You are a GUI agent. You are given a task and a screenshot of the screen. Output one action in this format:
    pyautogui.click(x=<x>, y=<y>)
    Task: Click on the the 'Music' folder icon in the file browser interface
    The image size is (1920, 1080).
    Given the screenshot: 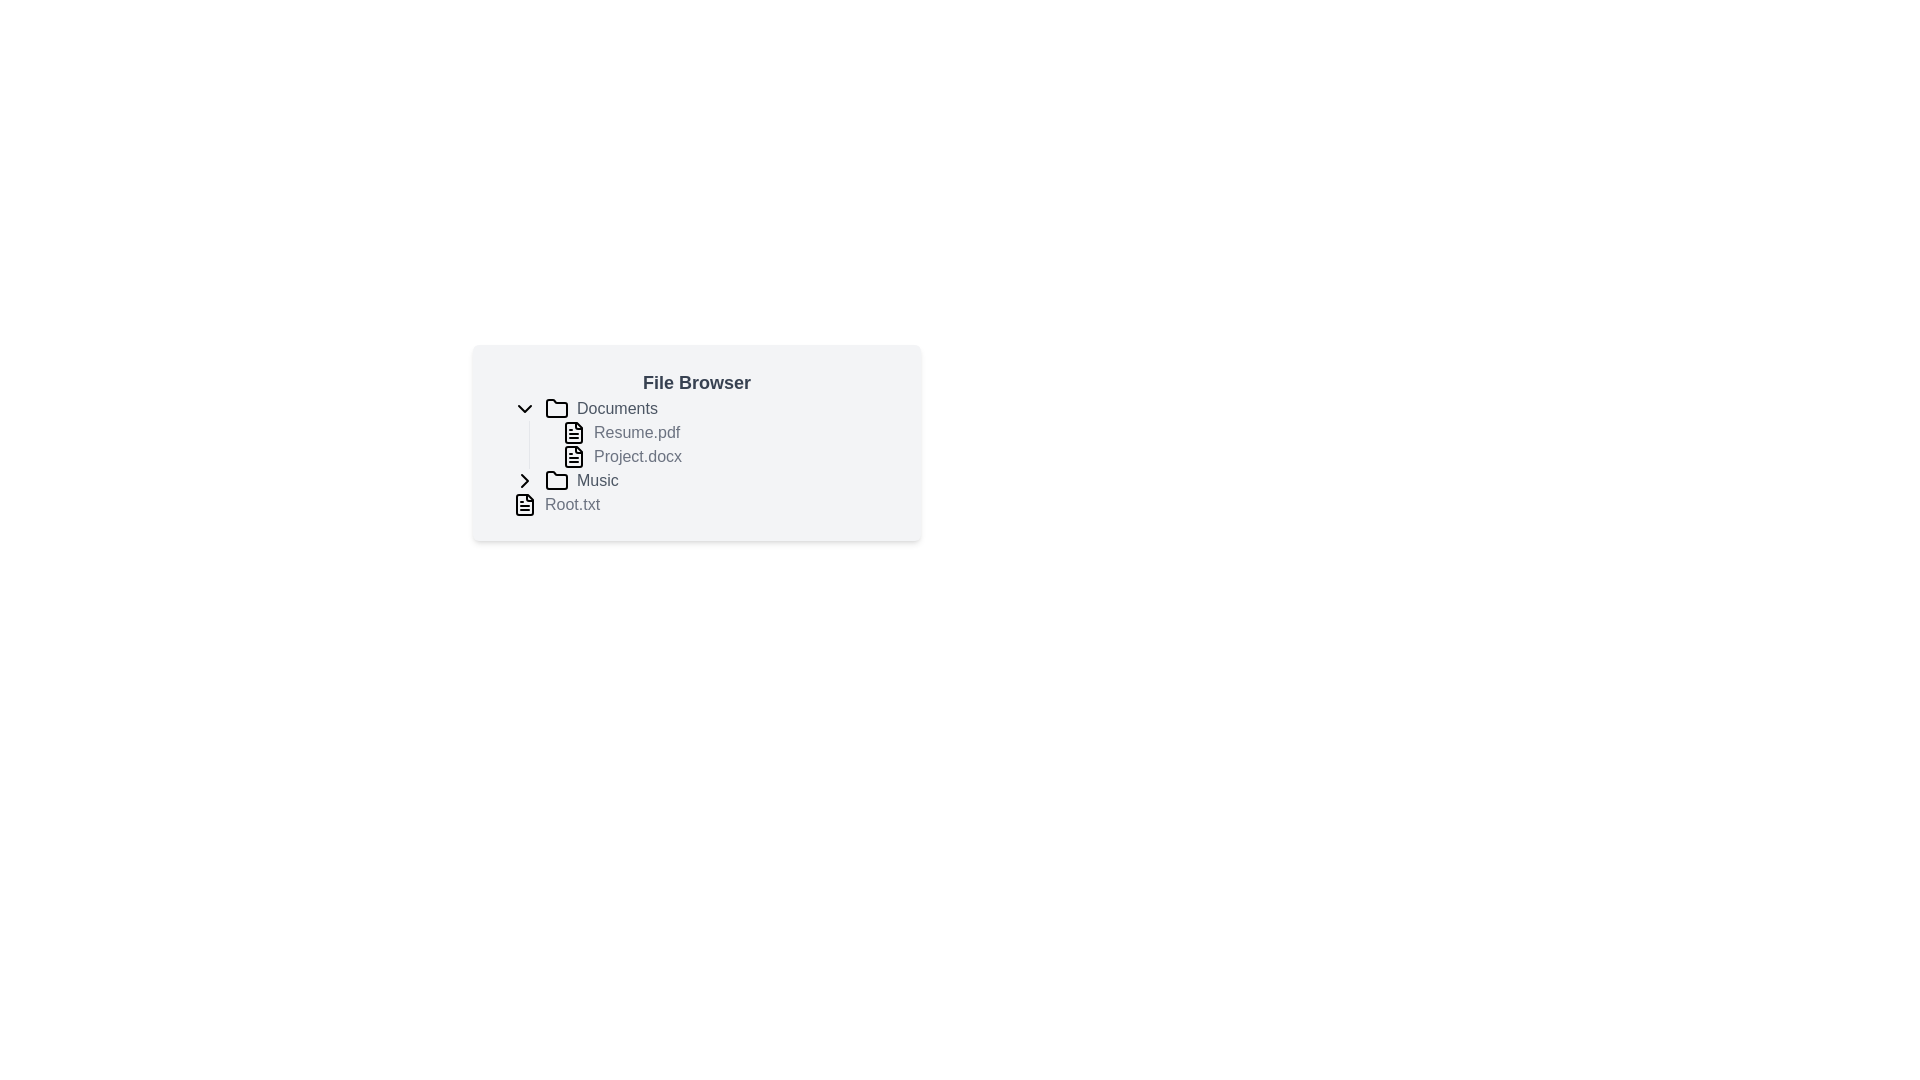 What is the action you would take?
    pyautogui.click(x=556, y=481)
    